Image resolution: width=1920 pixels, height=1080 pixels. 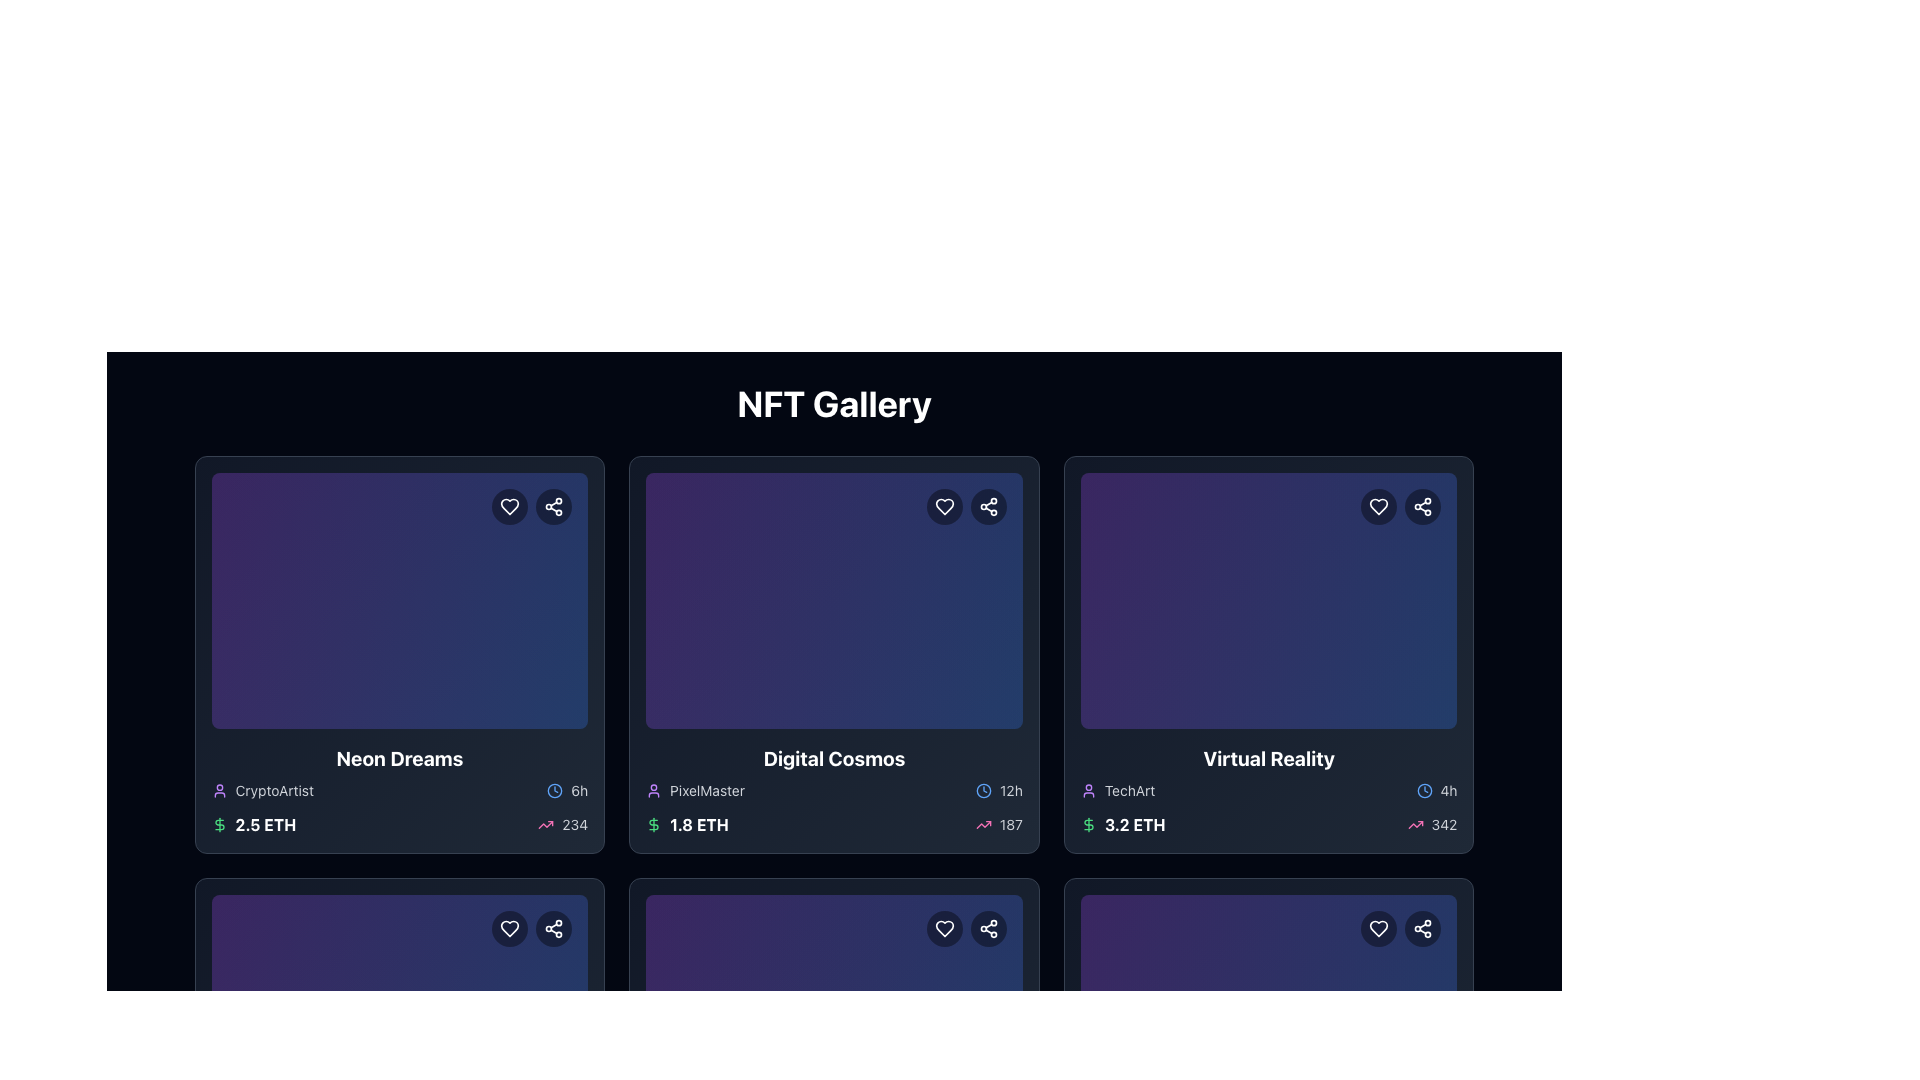 I want to click on the upward trend vector icon located under the 'Neon Dreams' card, so click(x=546, y=825).